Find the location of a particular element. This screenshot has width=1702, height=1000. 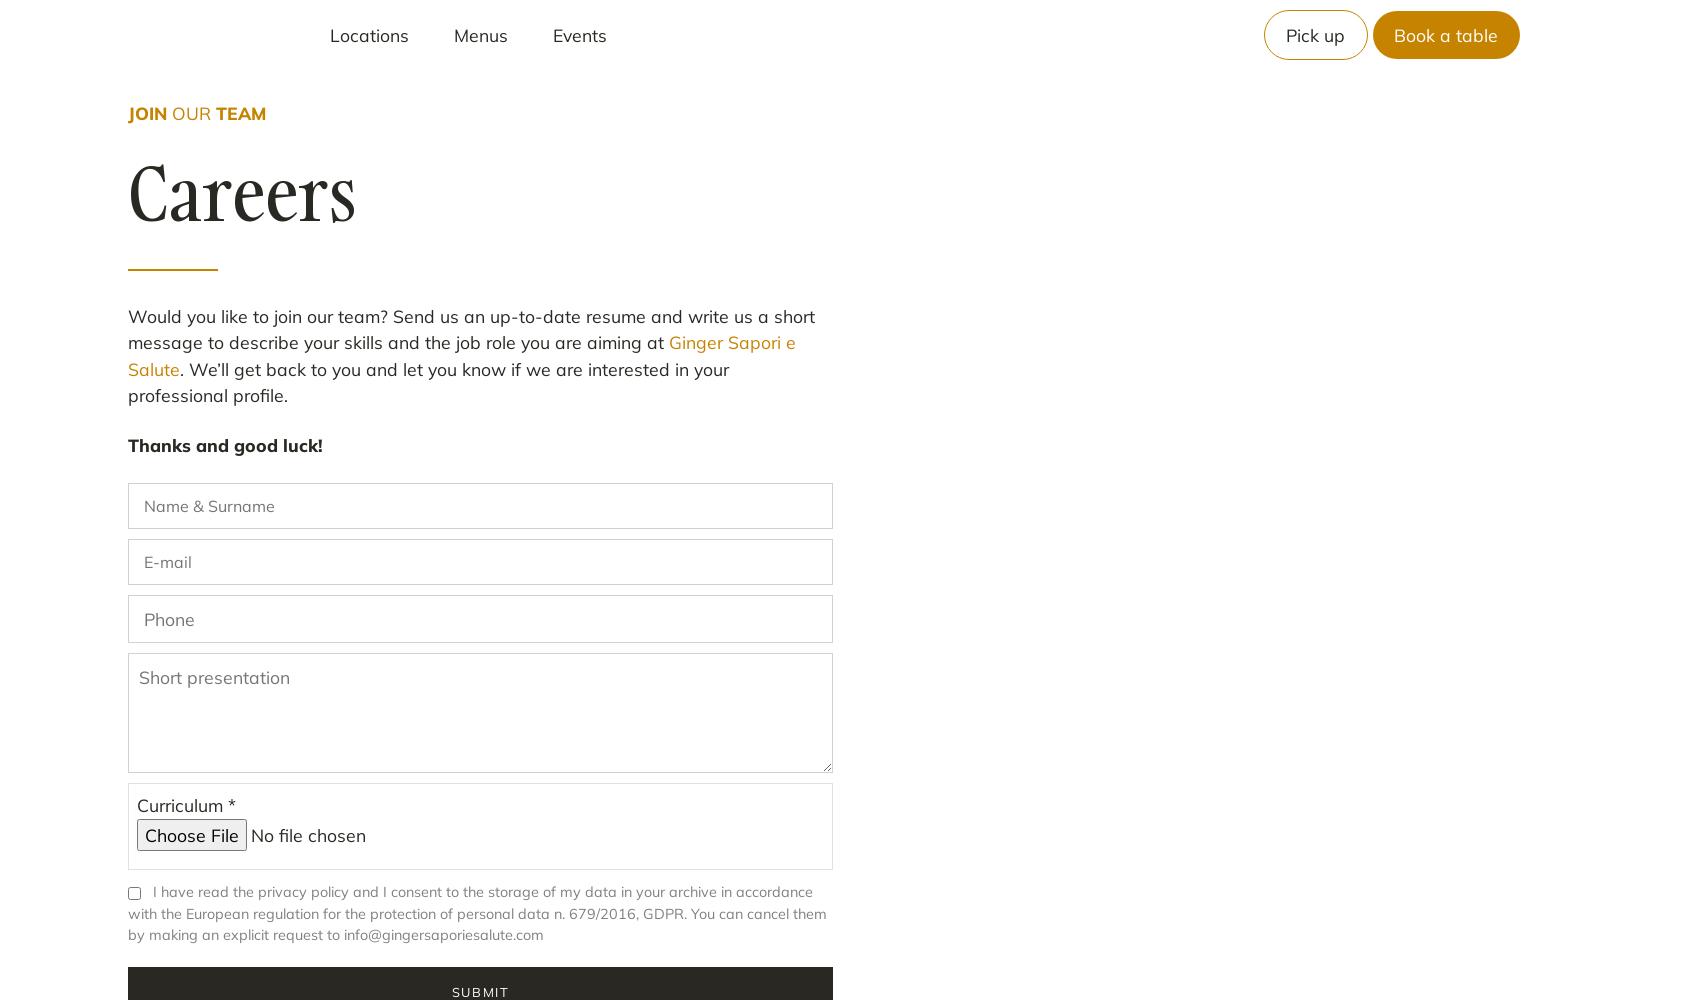

'I have read the privacy policy and I consent to the storage of my data in your archive in accordance with the European regulation for the protection of personal data n. 679/2016, GDPR. You can cancel them by making an explicit request to info@gingersaporiesalute.com' is located at coordinates (476, 913).